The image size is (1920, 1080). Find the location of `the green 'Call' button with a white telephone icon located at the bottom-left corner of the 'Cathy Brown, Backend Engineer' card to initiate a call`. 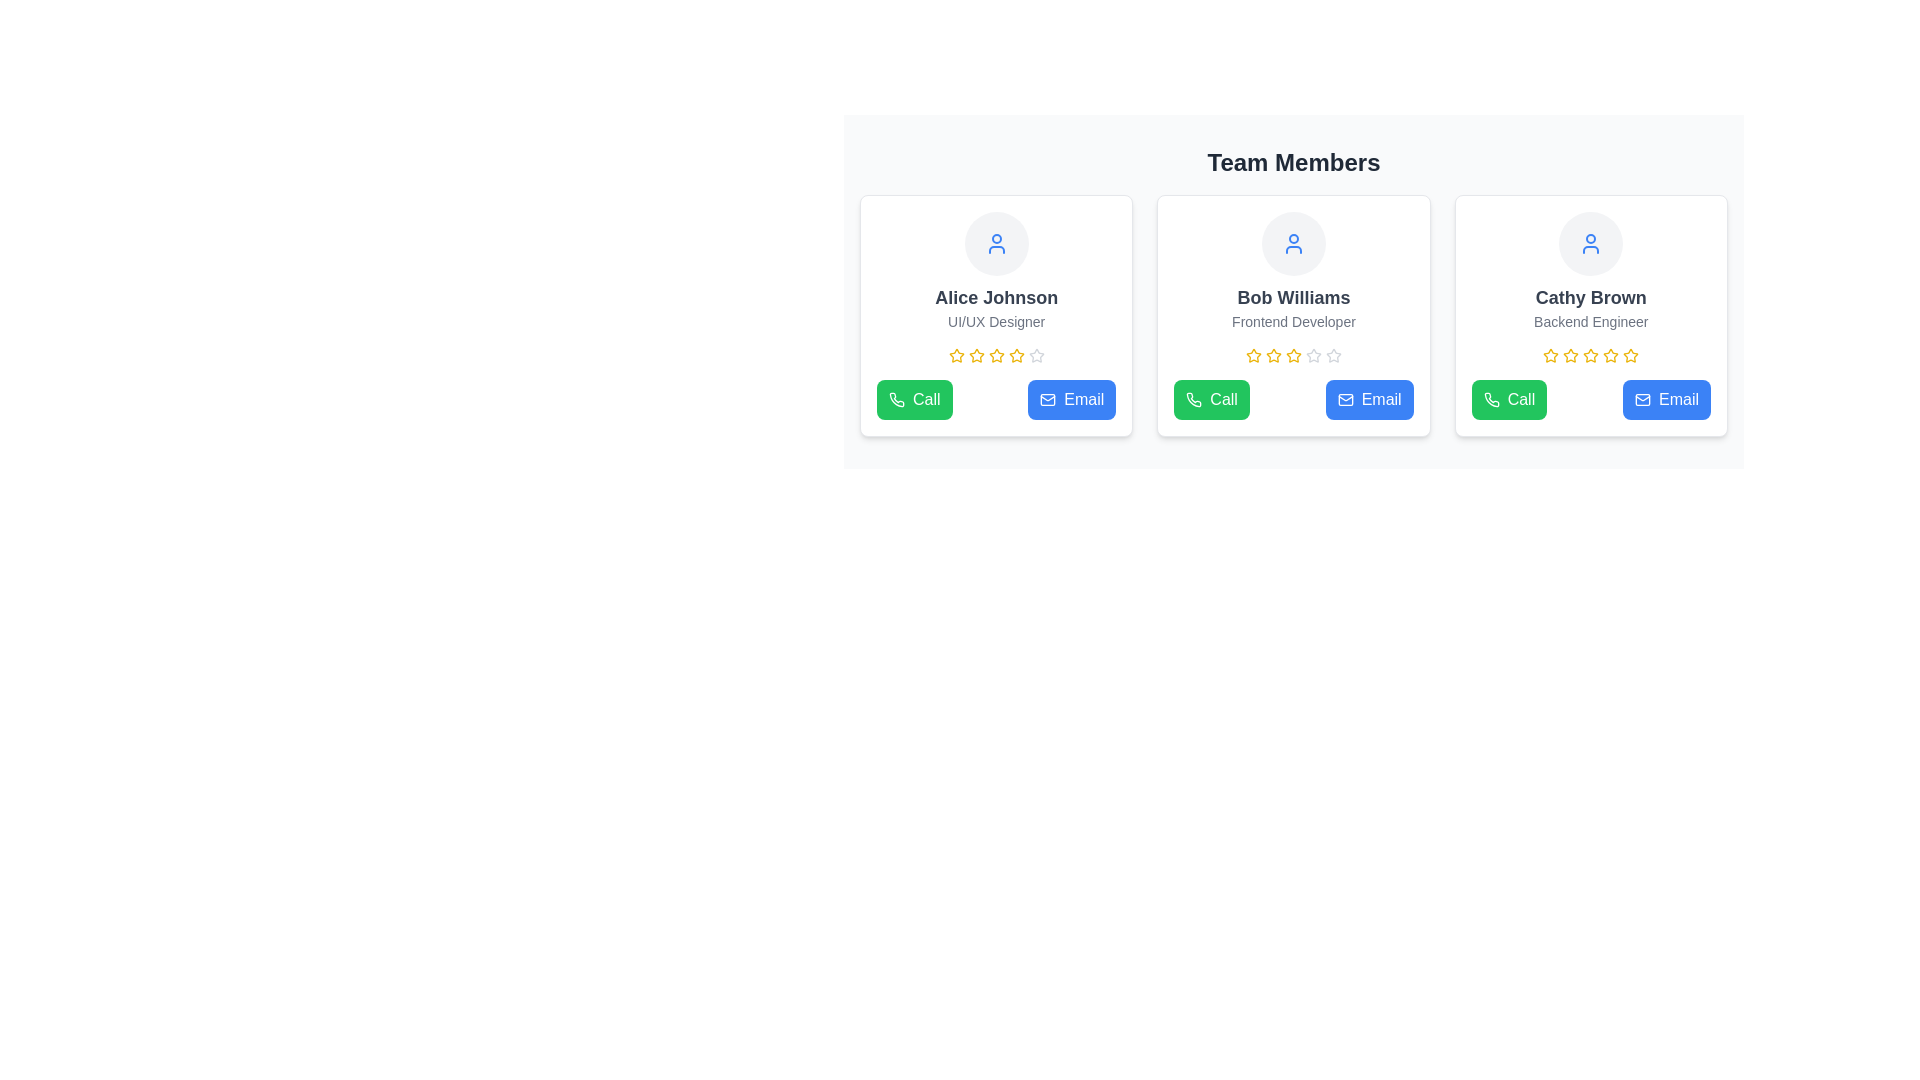

the green 'Call' button with a white telephone icon located at the bottom-left corner of the 'Cathy Brown, Backend Engineer' card to initiate a call is located at coordinates (1509, 400).